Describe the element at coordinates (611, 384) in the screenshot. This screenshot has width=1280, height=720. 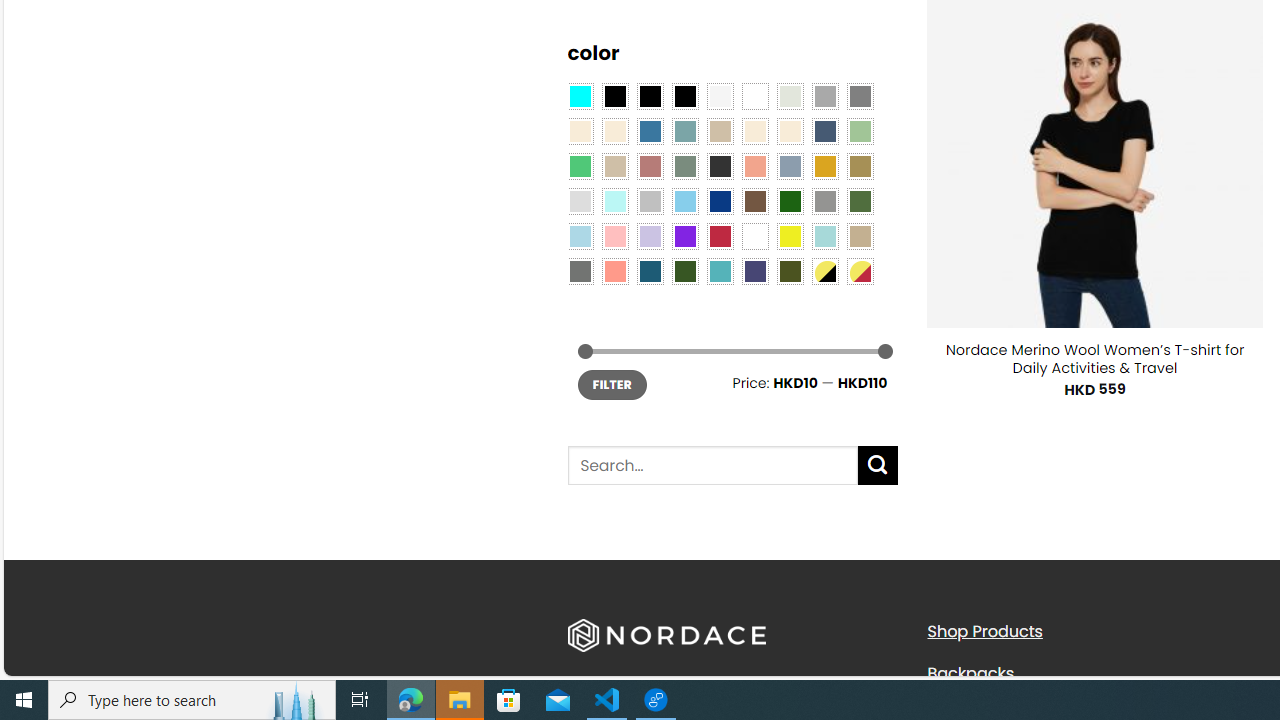
I see `'FILTER'` at that location.